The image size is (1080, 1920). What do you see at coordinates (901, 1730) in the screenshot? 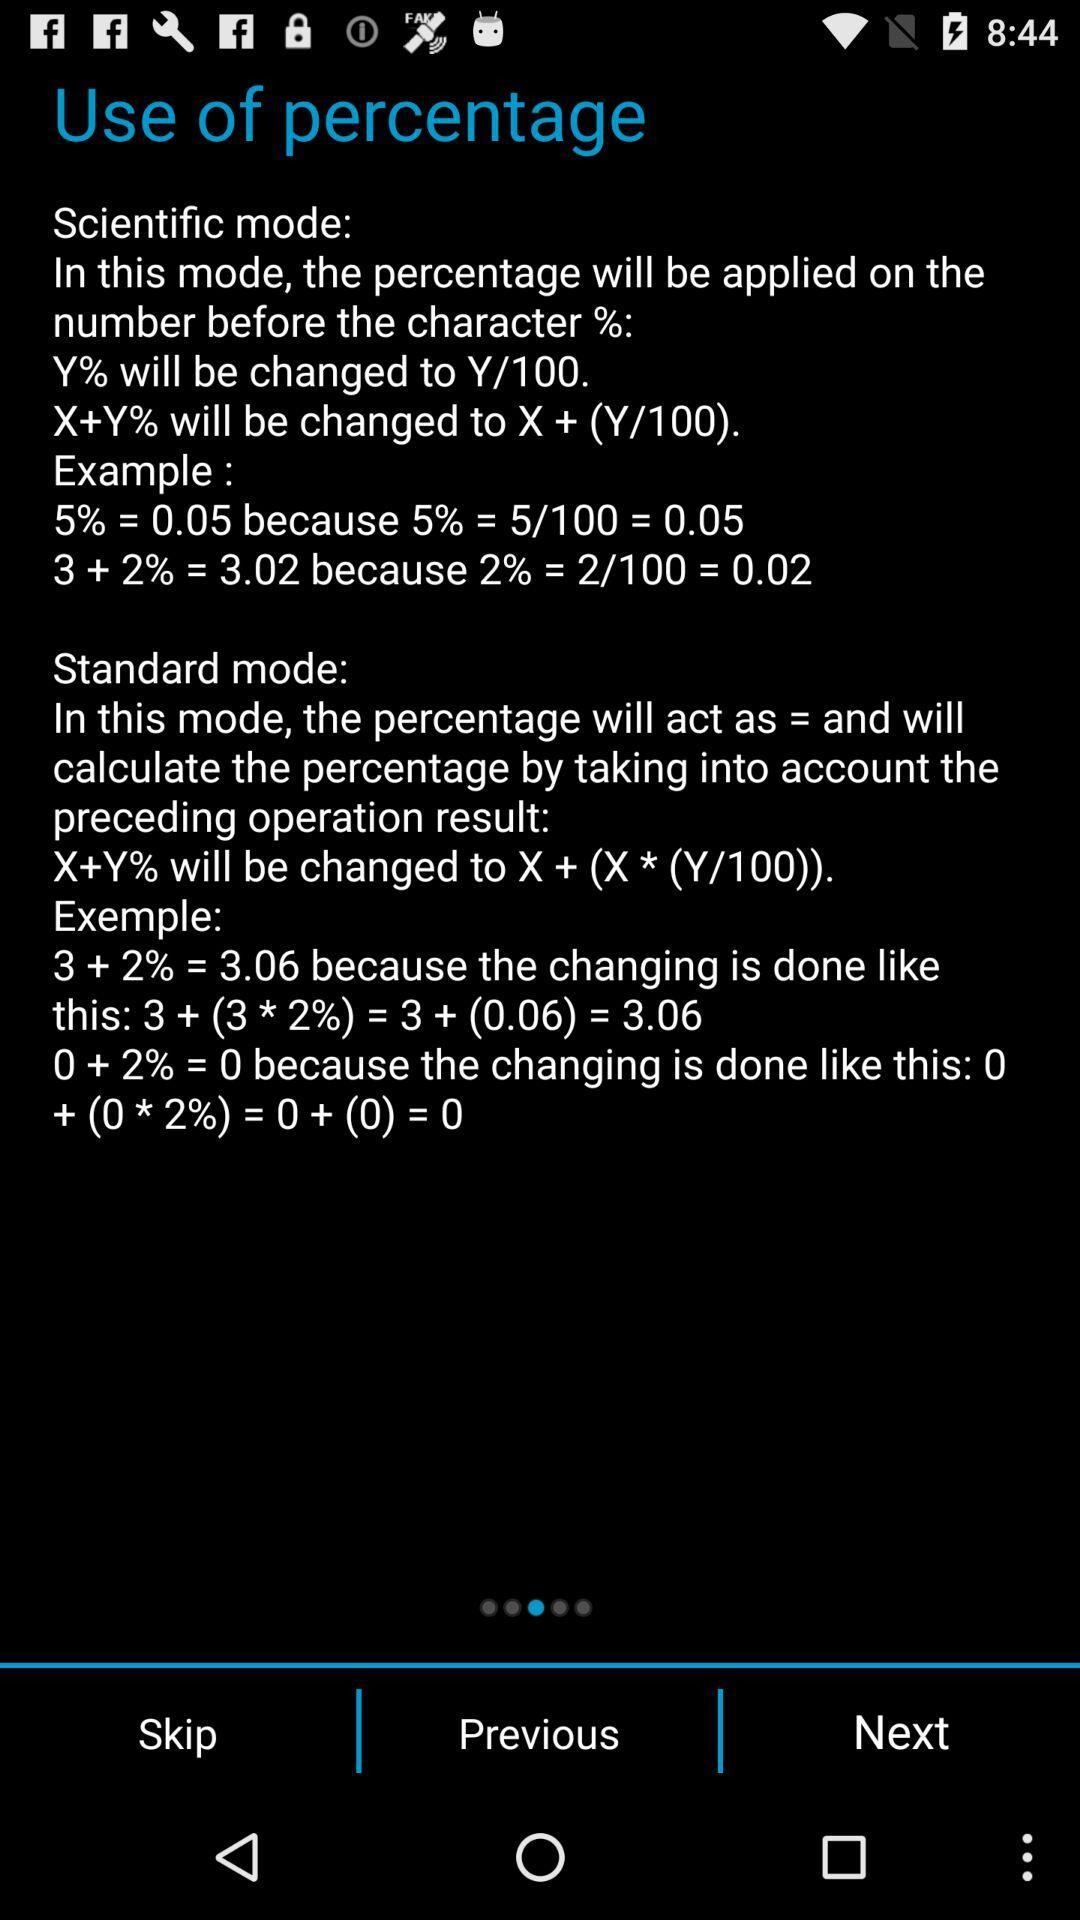
I see `next` at bounding box center [901, 1730].